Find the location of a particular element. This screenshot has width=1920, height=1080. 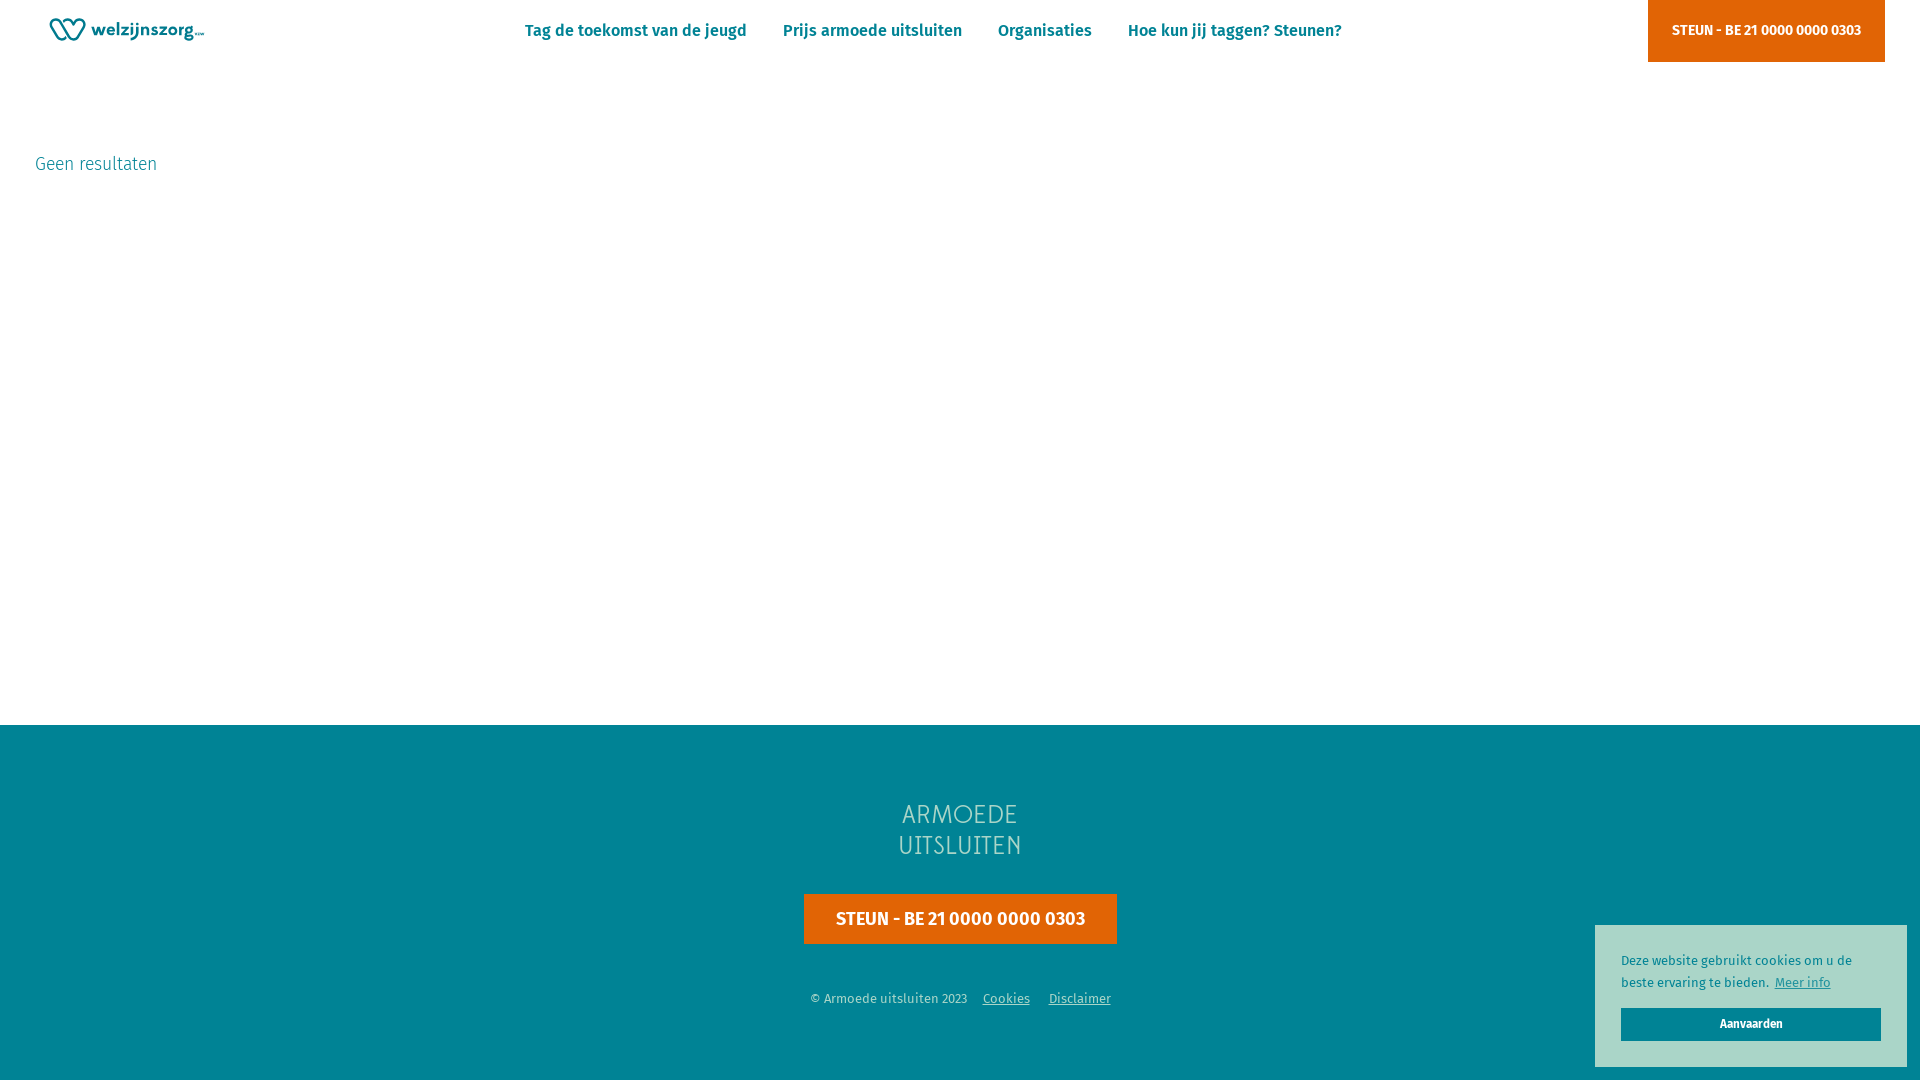

'STEUN - BE 21 0000 0000 0303' is located at coordinates (1766, 30).